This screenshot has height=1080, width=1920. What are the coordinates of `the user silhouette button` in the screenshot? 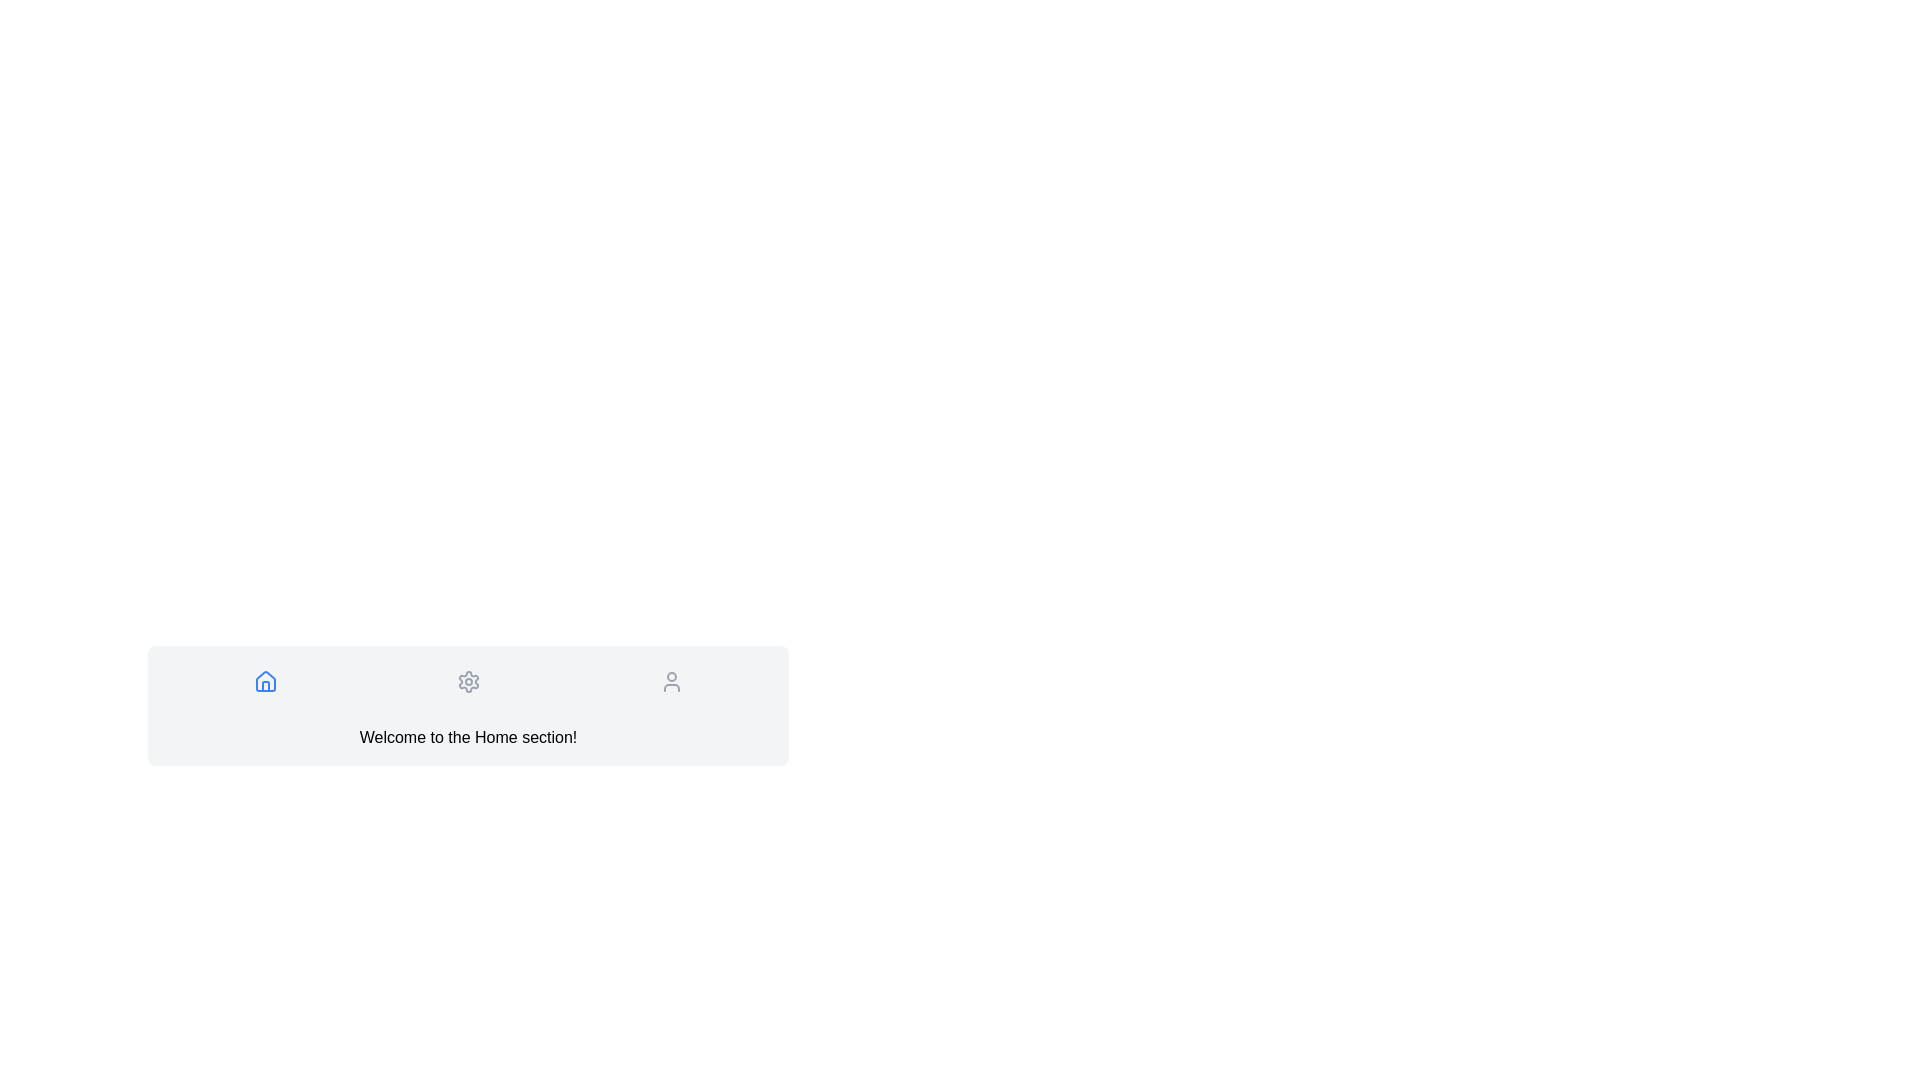 It's located at (671, 681).